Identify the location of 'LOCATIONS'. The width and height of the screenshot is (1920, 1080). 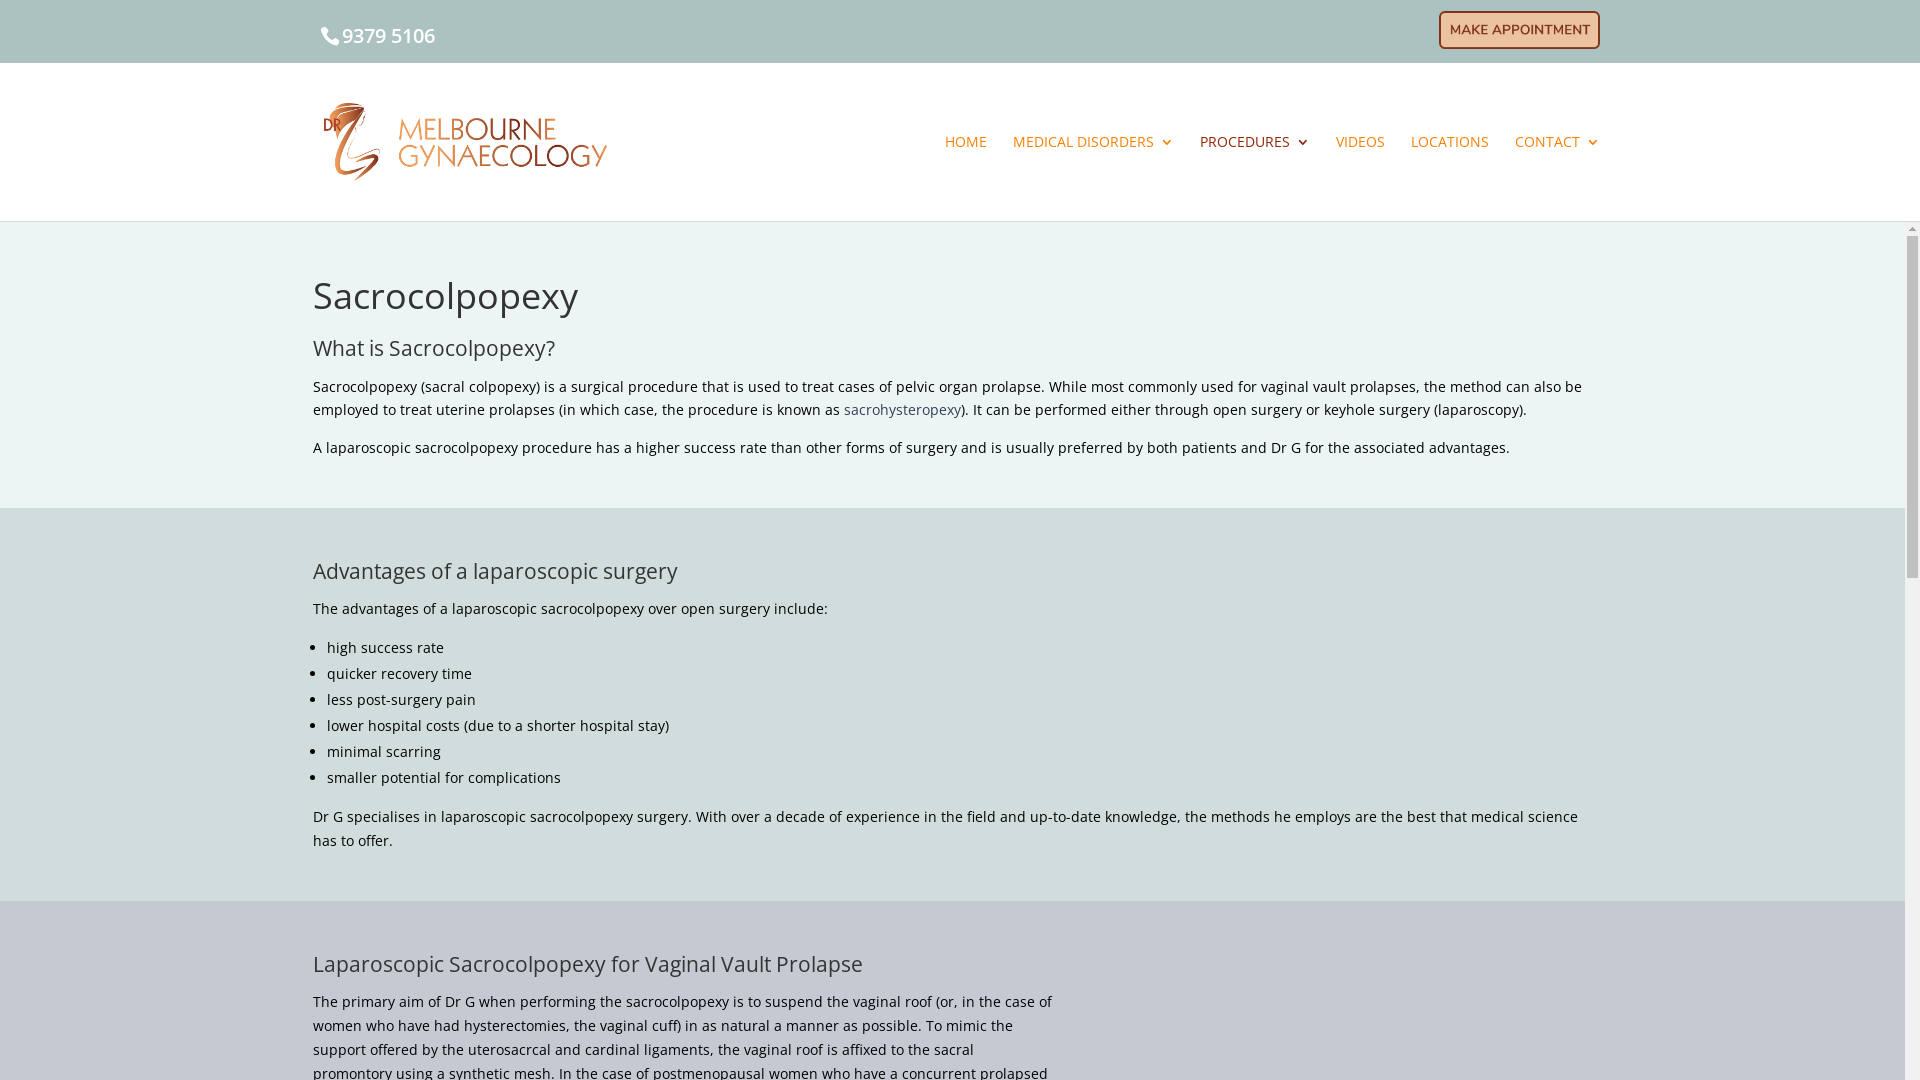
(1449, 176).